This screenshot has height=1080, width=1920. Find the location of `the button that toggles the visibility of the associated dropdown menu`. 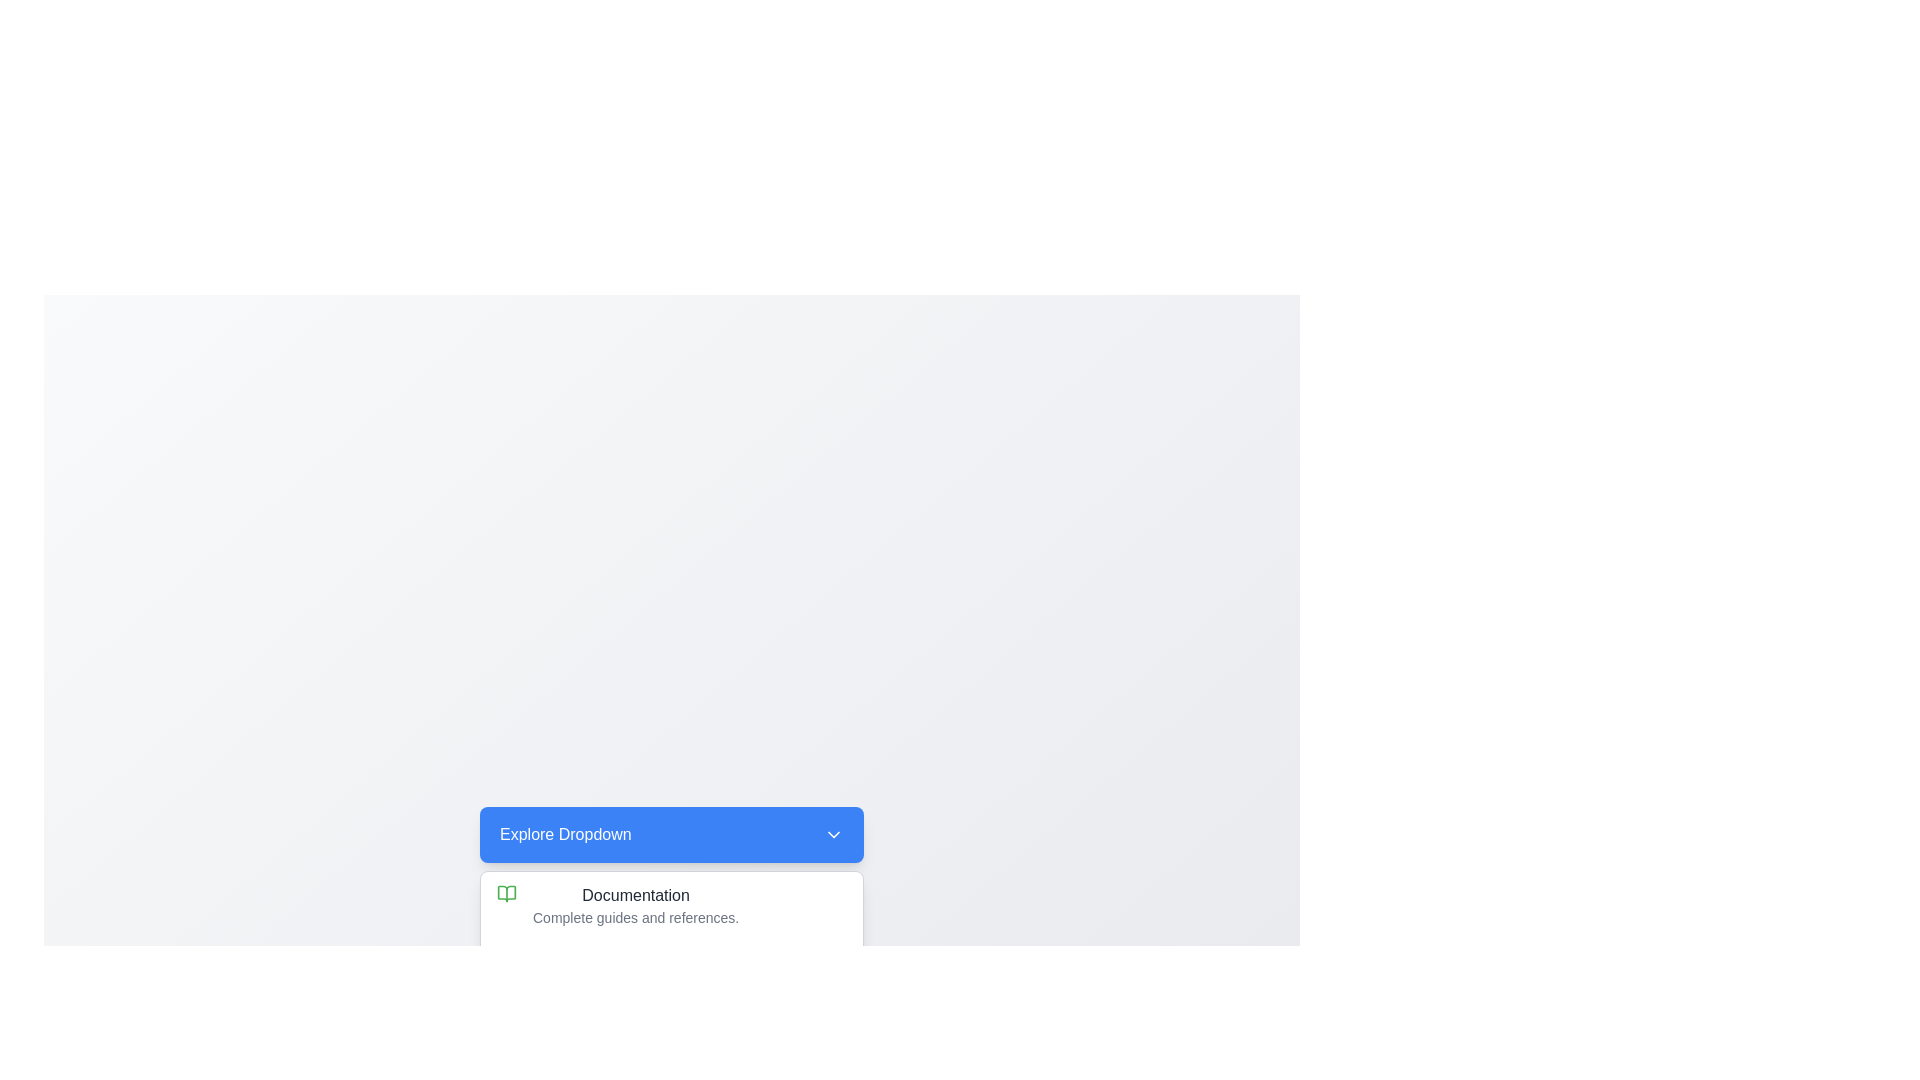

the button that toggles the visibility of the associated dropdown menu is located at coordinates (672, 834).